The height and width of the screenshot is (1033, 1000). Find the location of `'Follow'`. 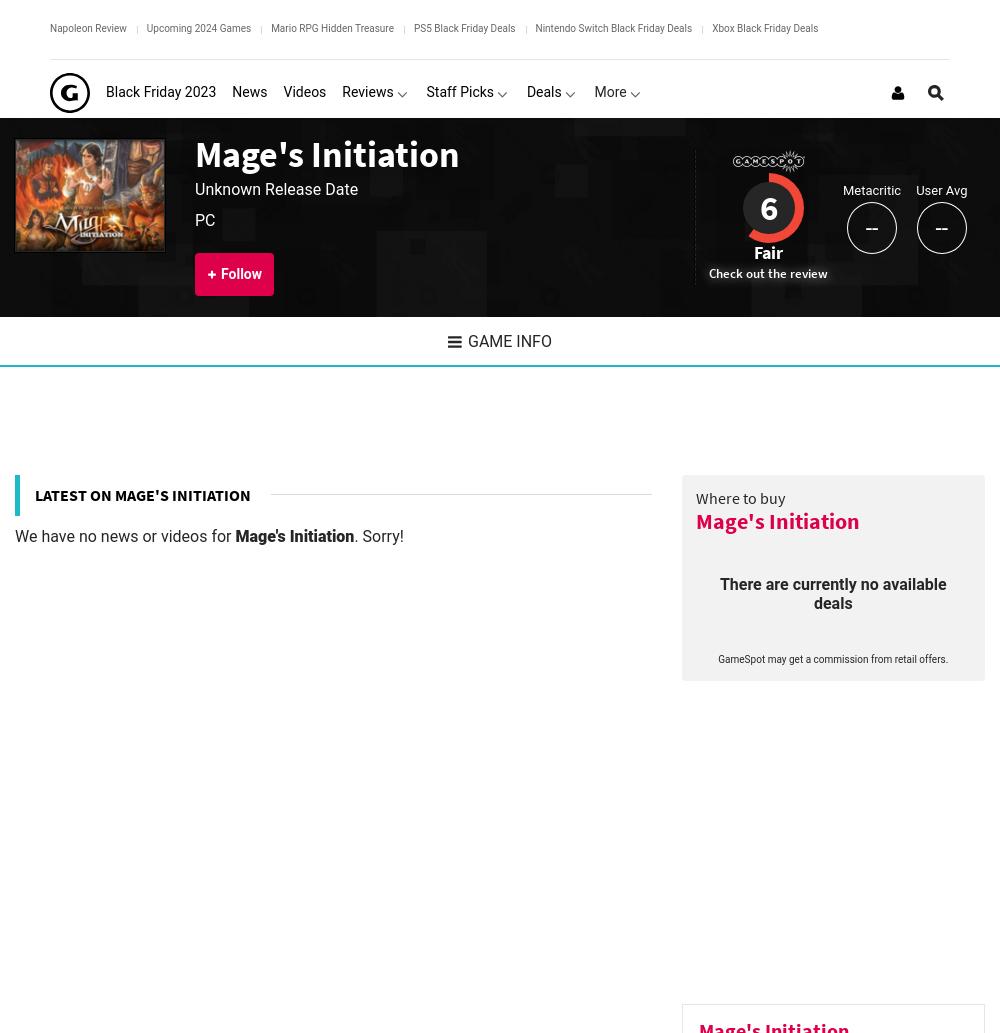

'Follow' is located at coordinates (240, 272).